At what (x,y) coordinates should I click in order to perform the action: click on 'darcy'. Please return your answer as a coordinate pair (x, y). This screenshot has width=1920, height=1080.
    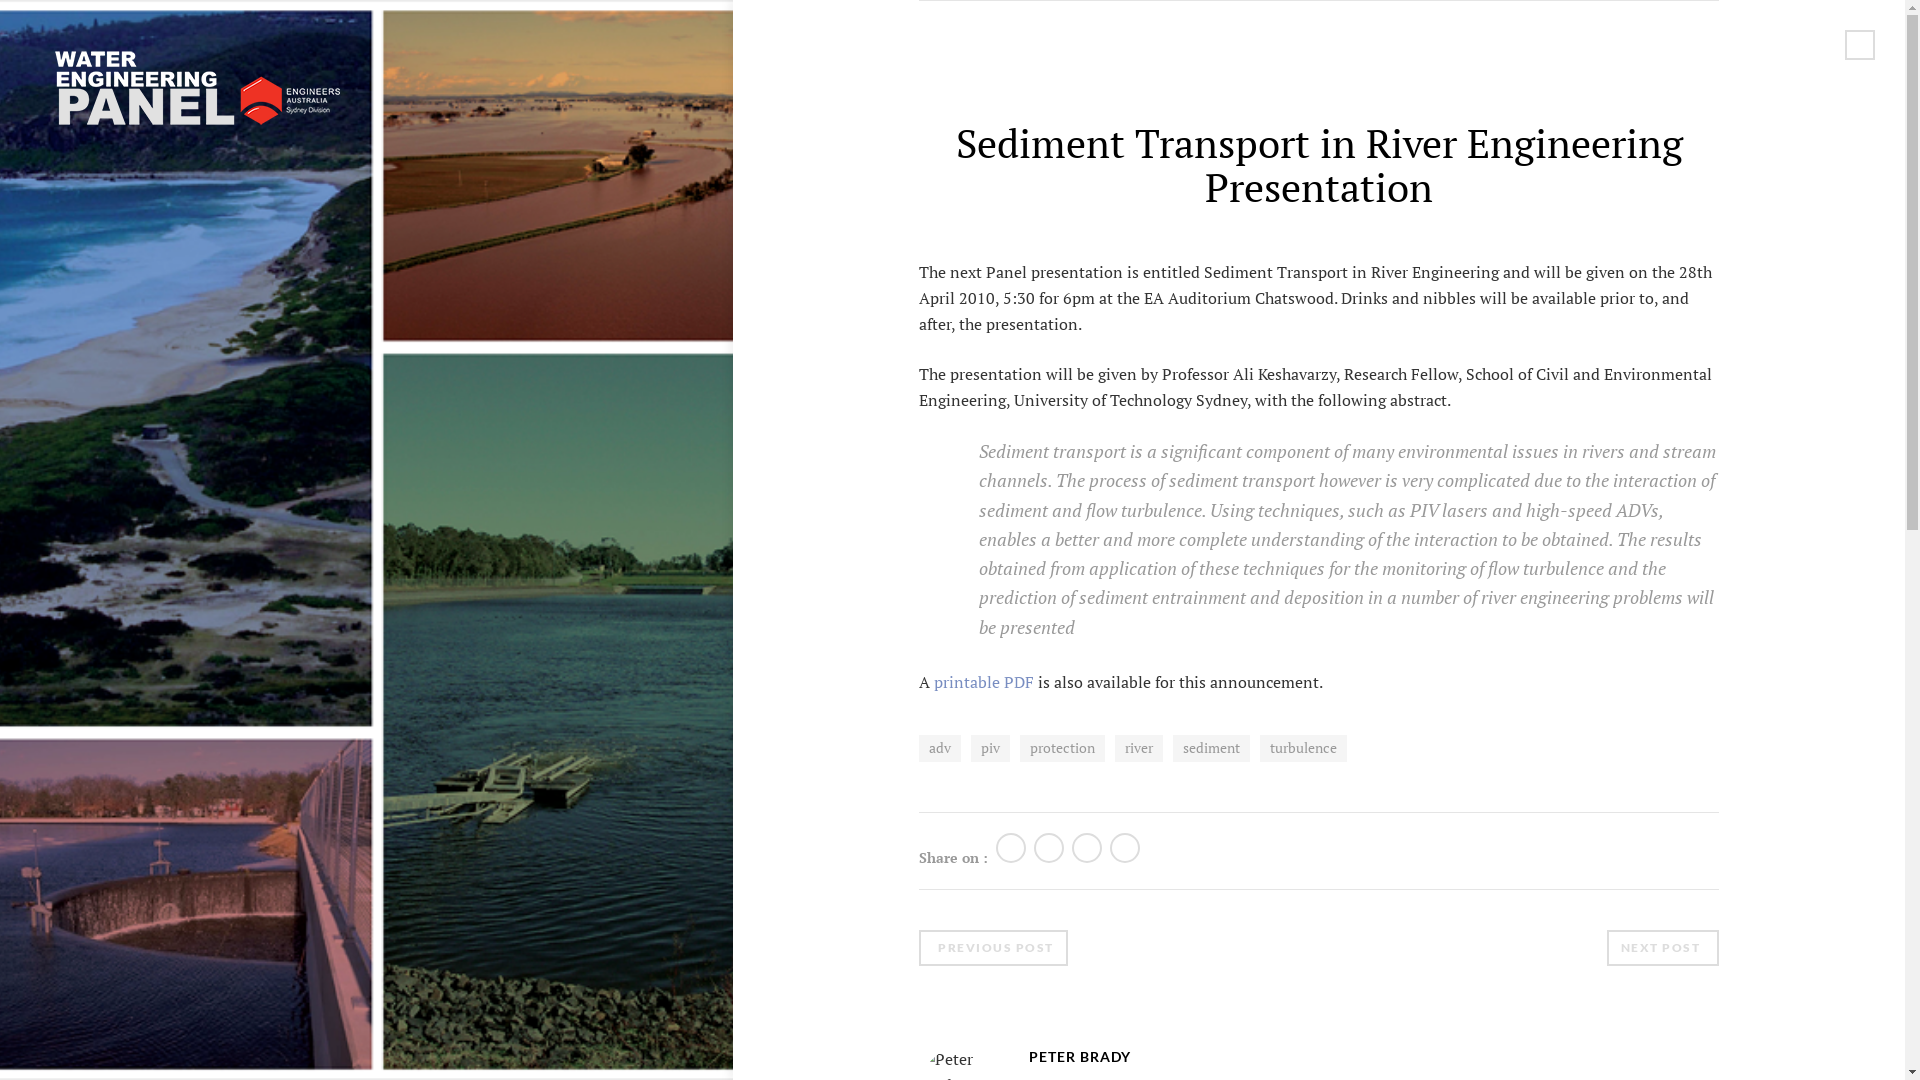
    Looking at the image, I should click on (1699, 922).